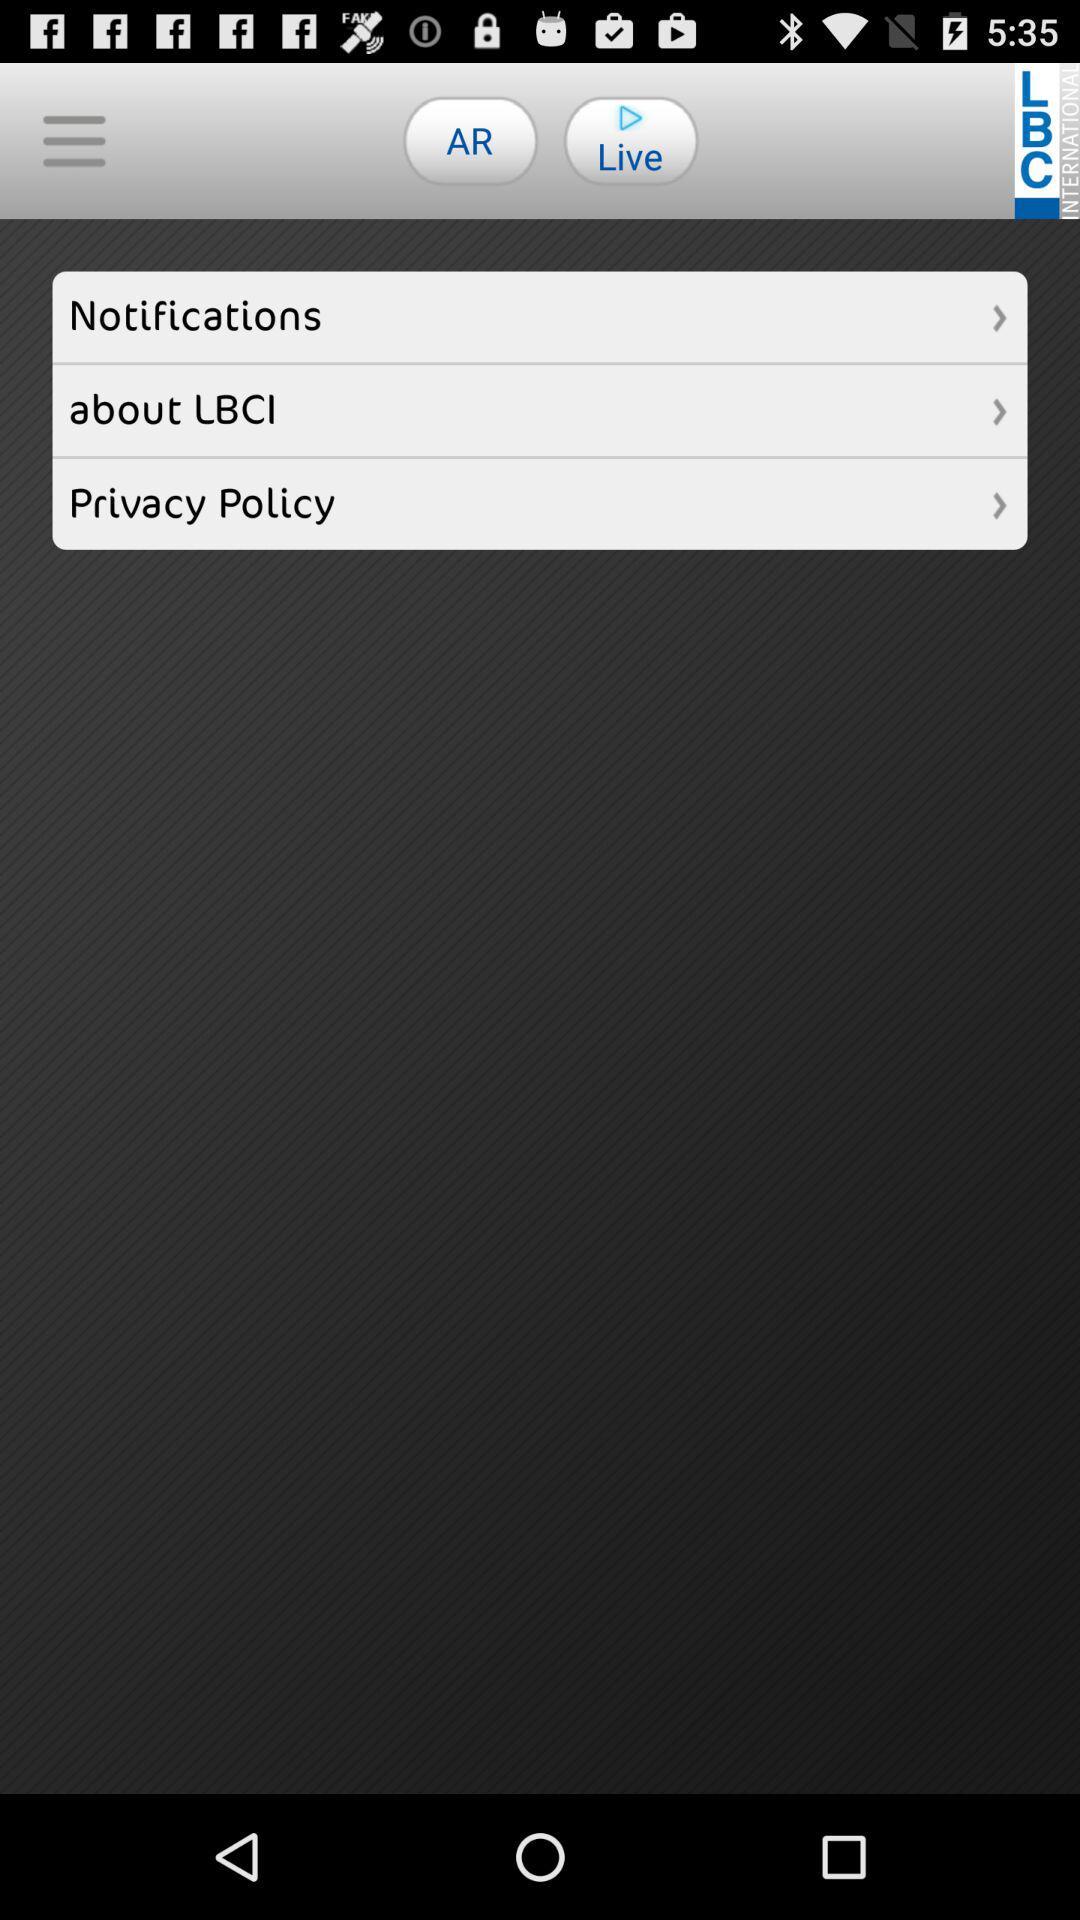 Image resolution: width=1080 pixels, height=1920 pixels. What do you see at coordinates (470, 139) in the screenshot?
I see `the app to the left of live` at bounding box center [470, 139].